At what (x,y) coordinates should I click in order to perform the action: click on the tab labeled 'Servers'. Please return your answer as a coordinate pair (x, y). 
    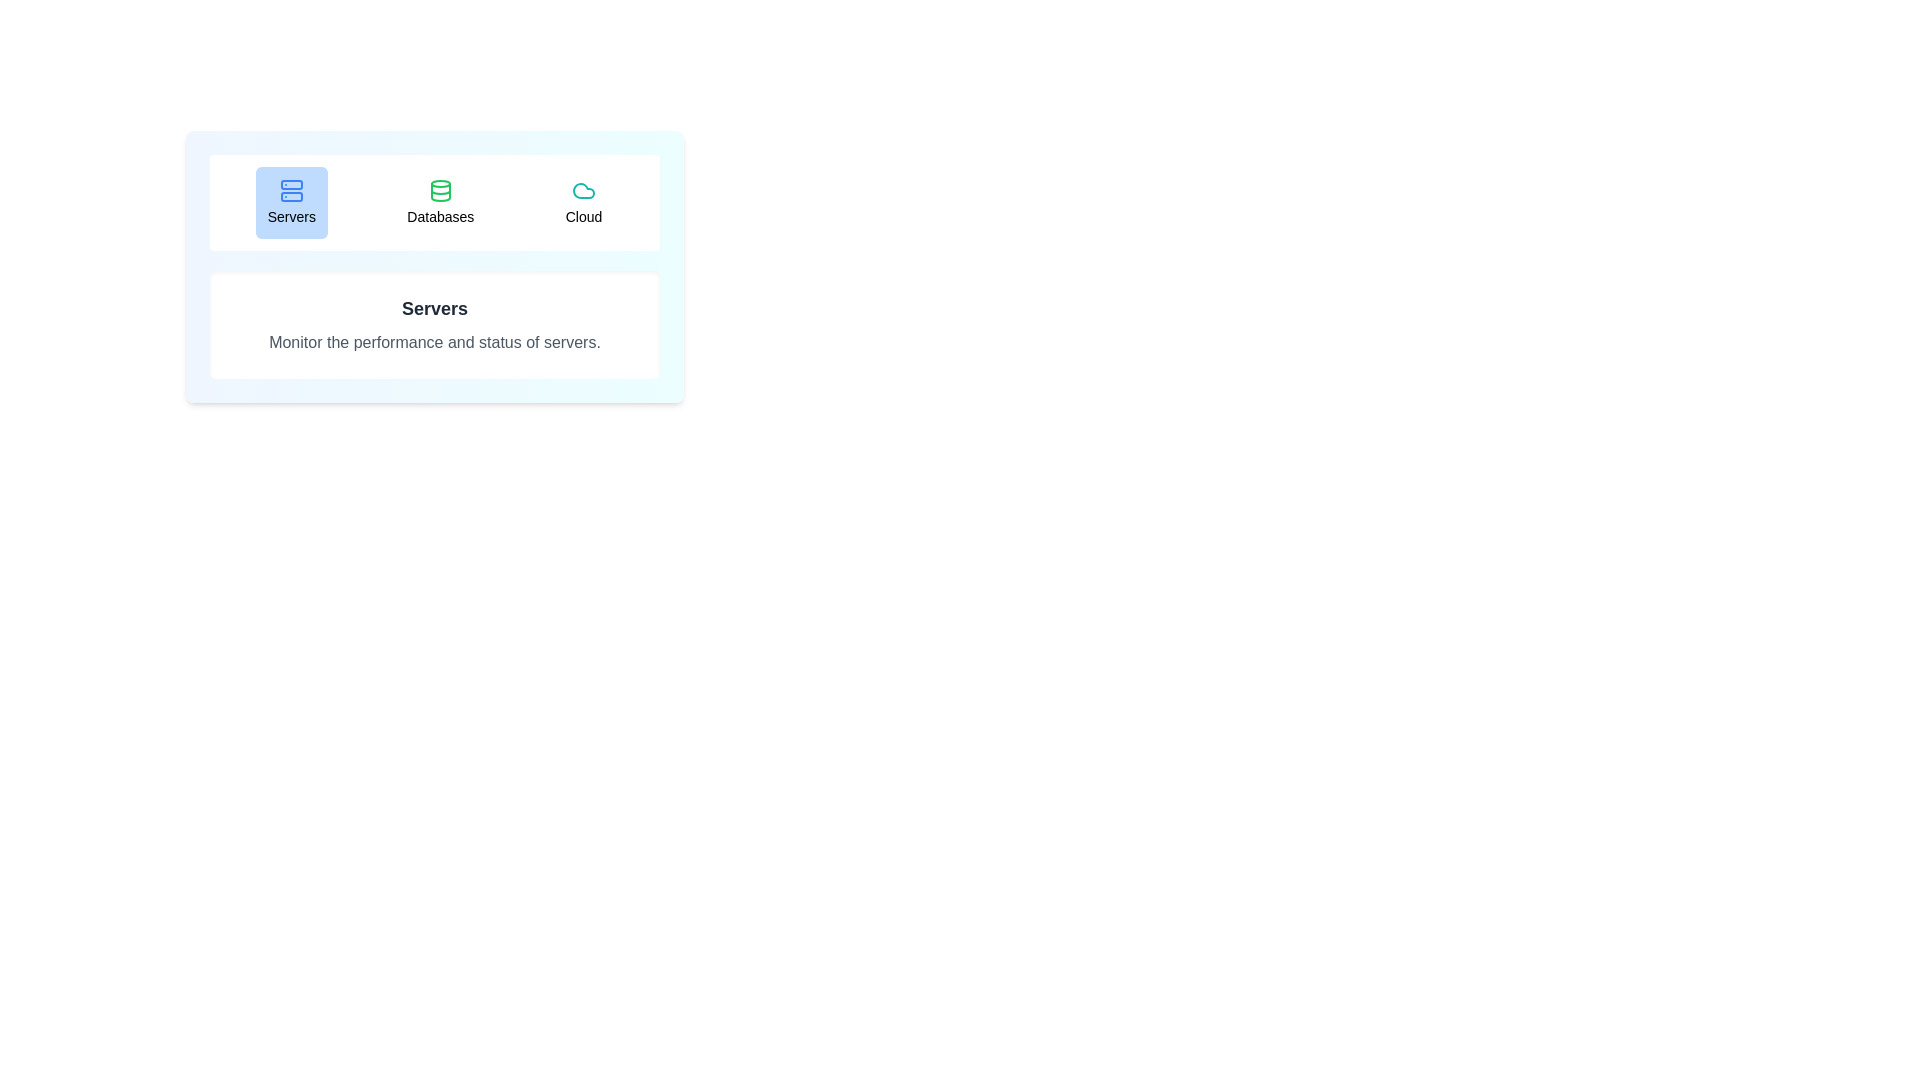
    Looking at the image, I should click on (290, 203).